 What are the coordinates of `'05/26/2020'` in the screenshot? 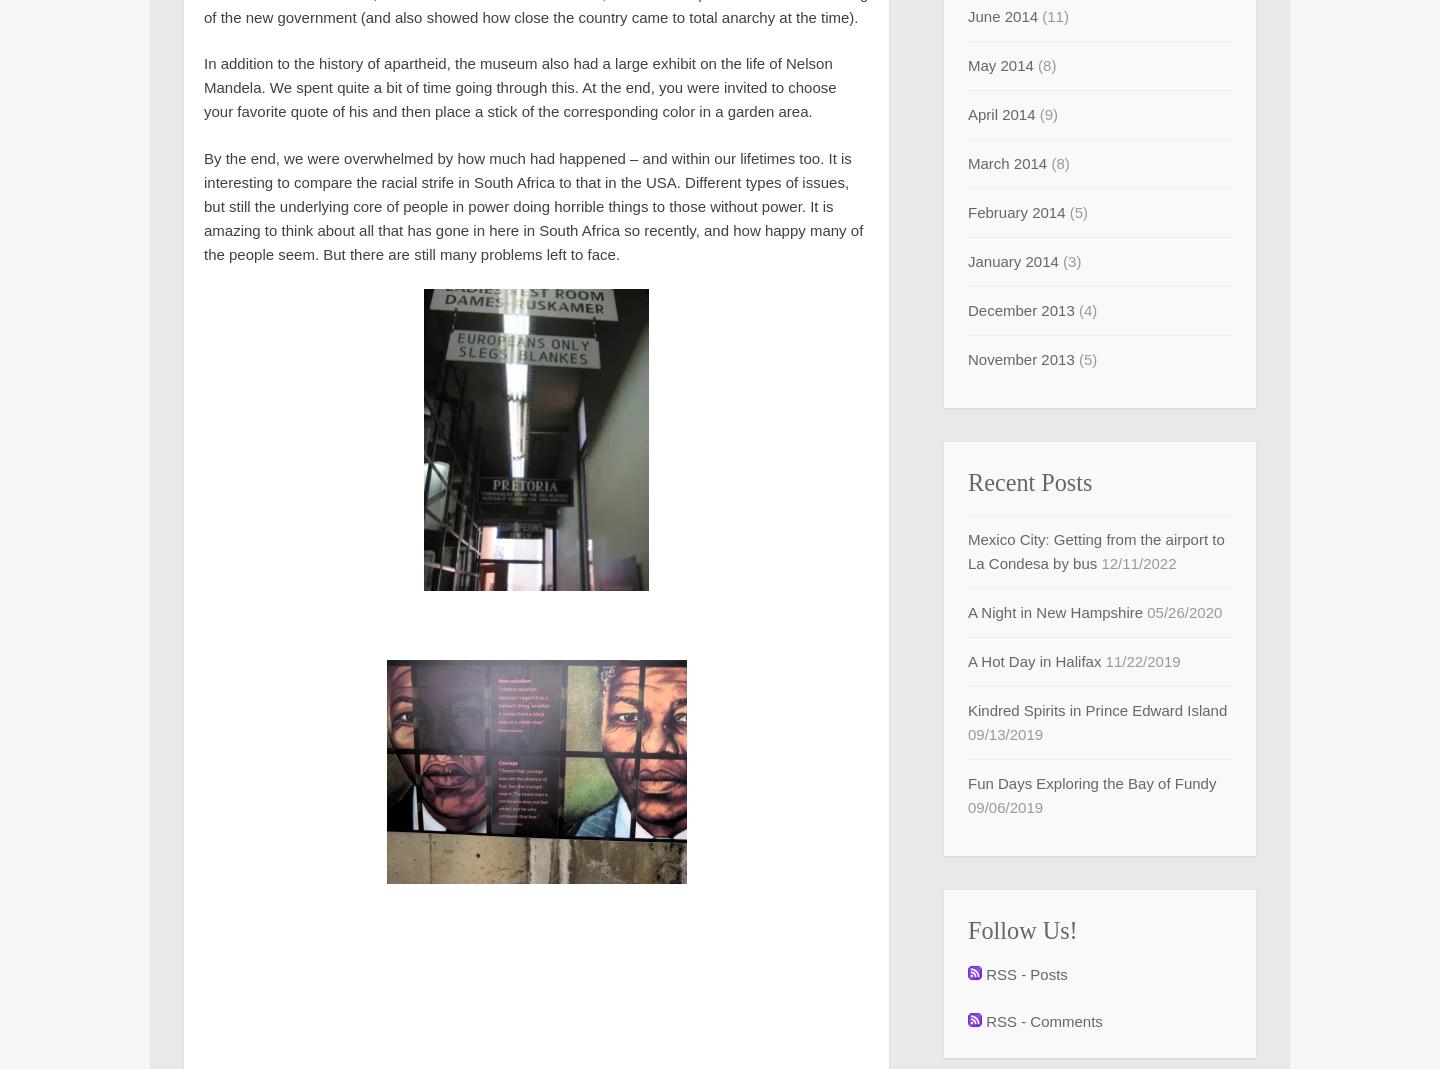 It's located at (1184, 612).